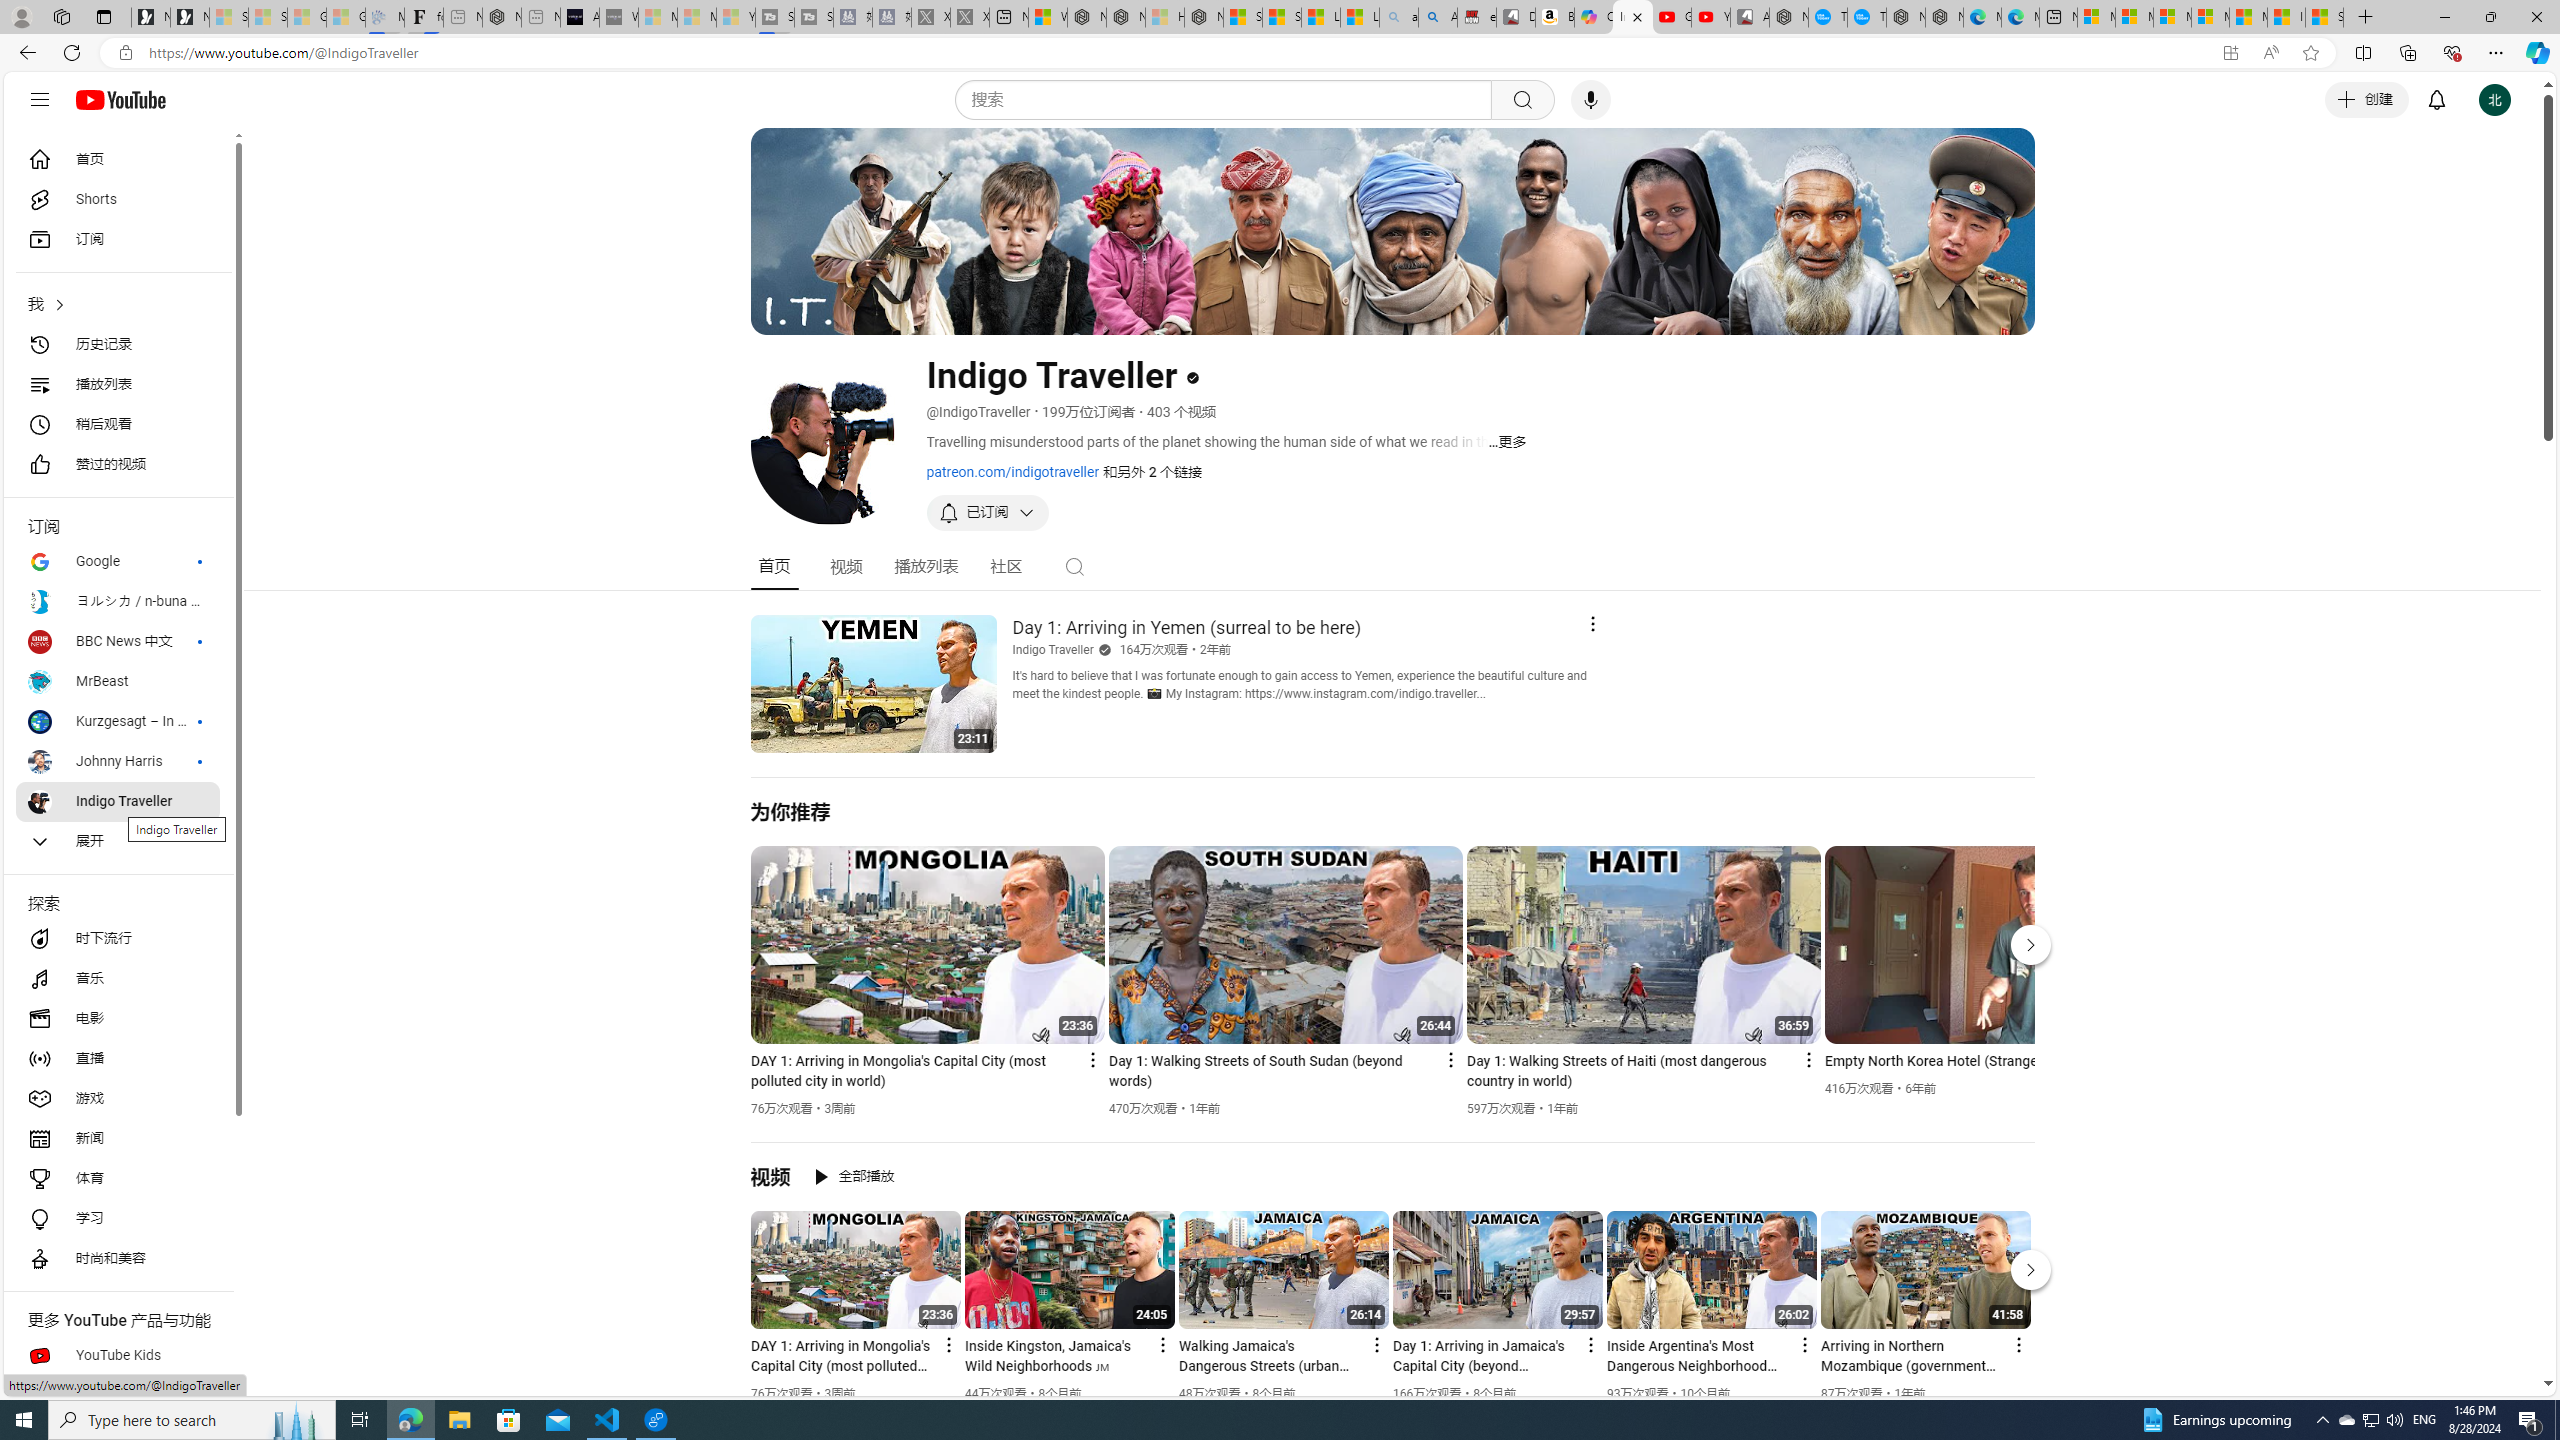 This screenshot has width=2560, height=1440. I want to click on 'Gloom - YouTube', so click(1671, 16).